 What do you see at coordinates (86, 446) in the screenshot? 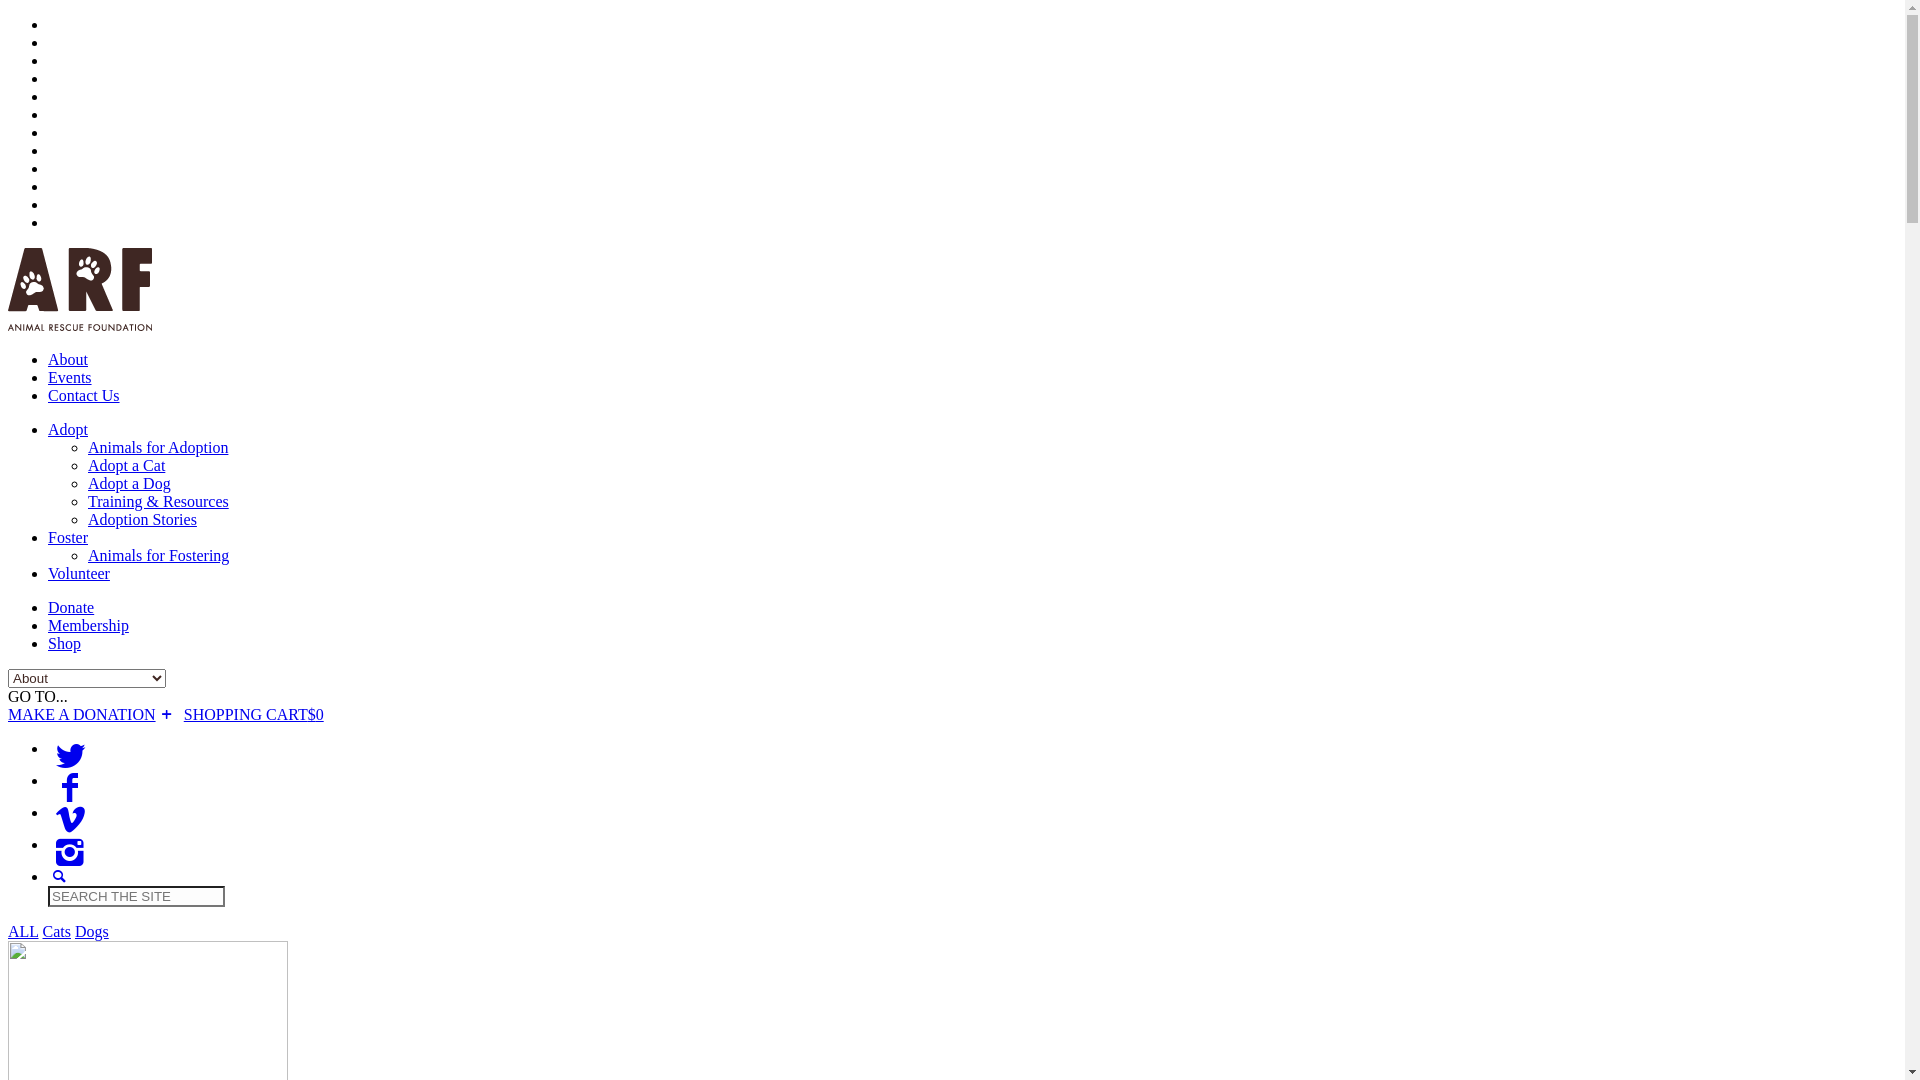
I see `'Animals for Adoption'` at bounding box center [86, 446].